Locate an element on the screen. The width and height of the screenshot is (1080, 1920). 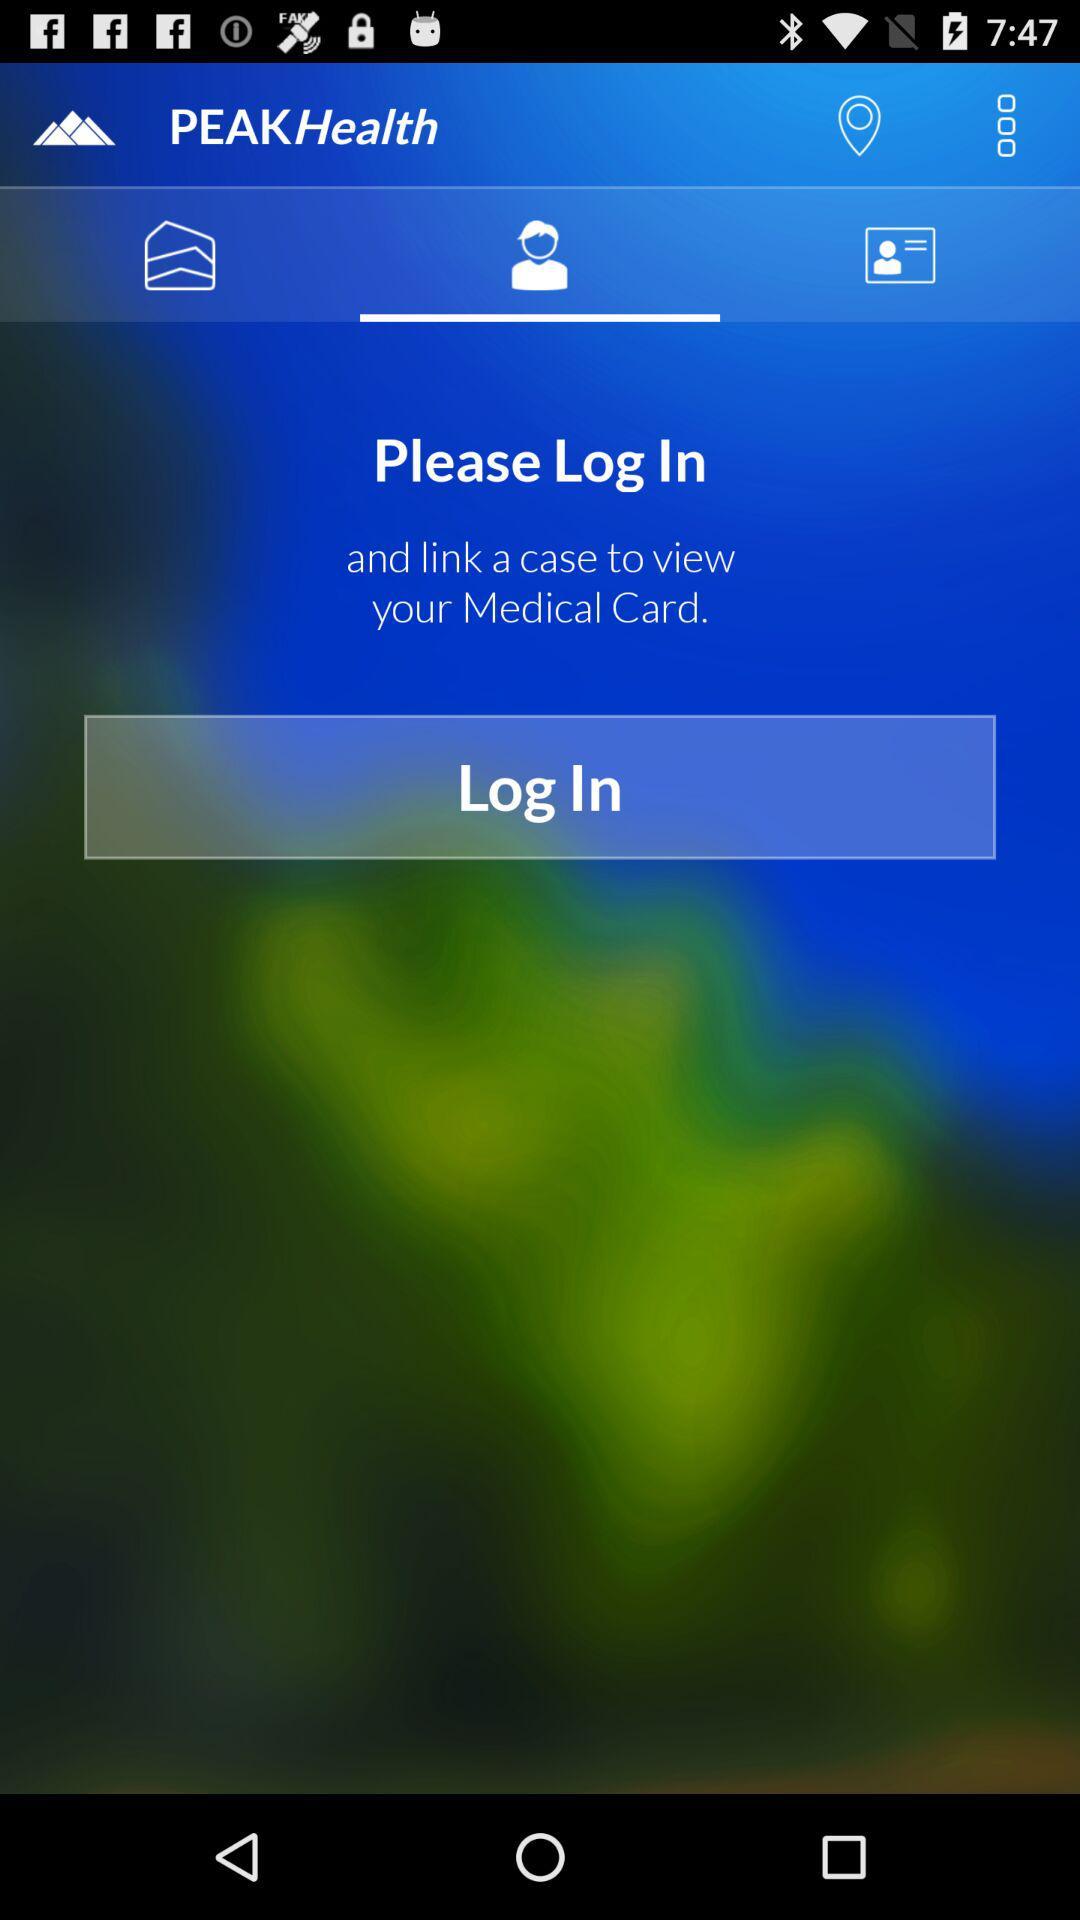
icon below the peakhealth is located at coordinates (180, 254).